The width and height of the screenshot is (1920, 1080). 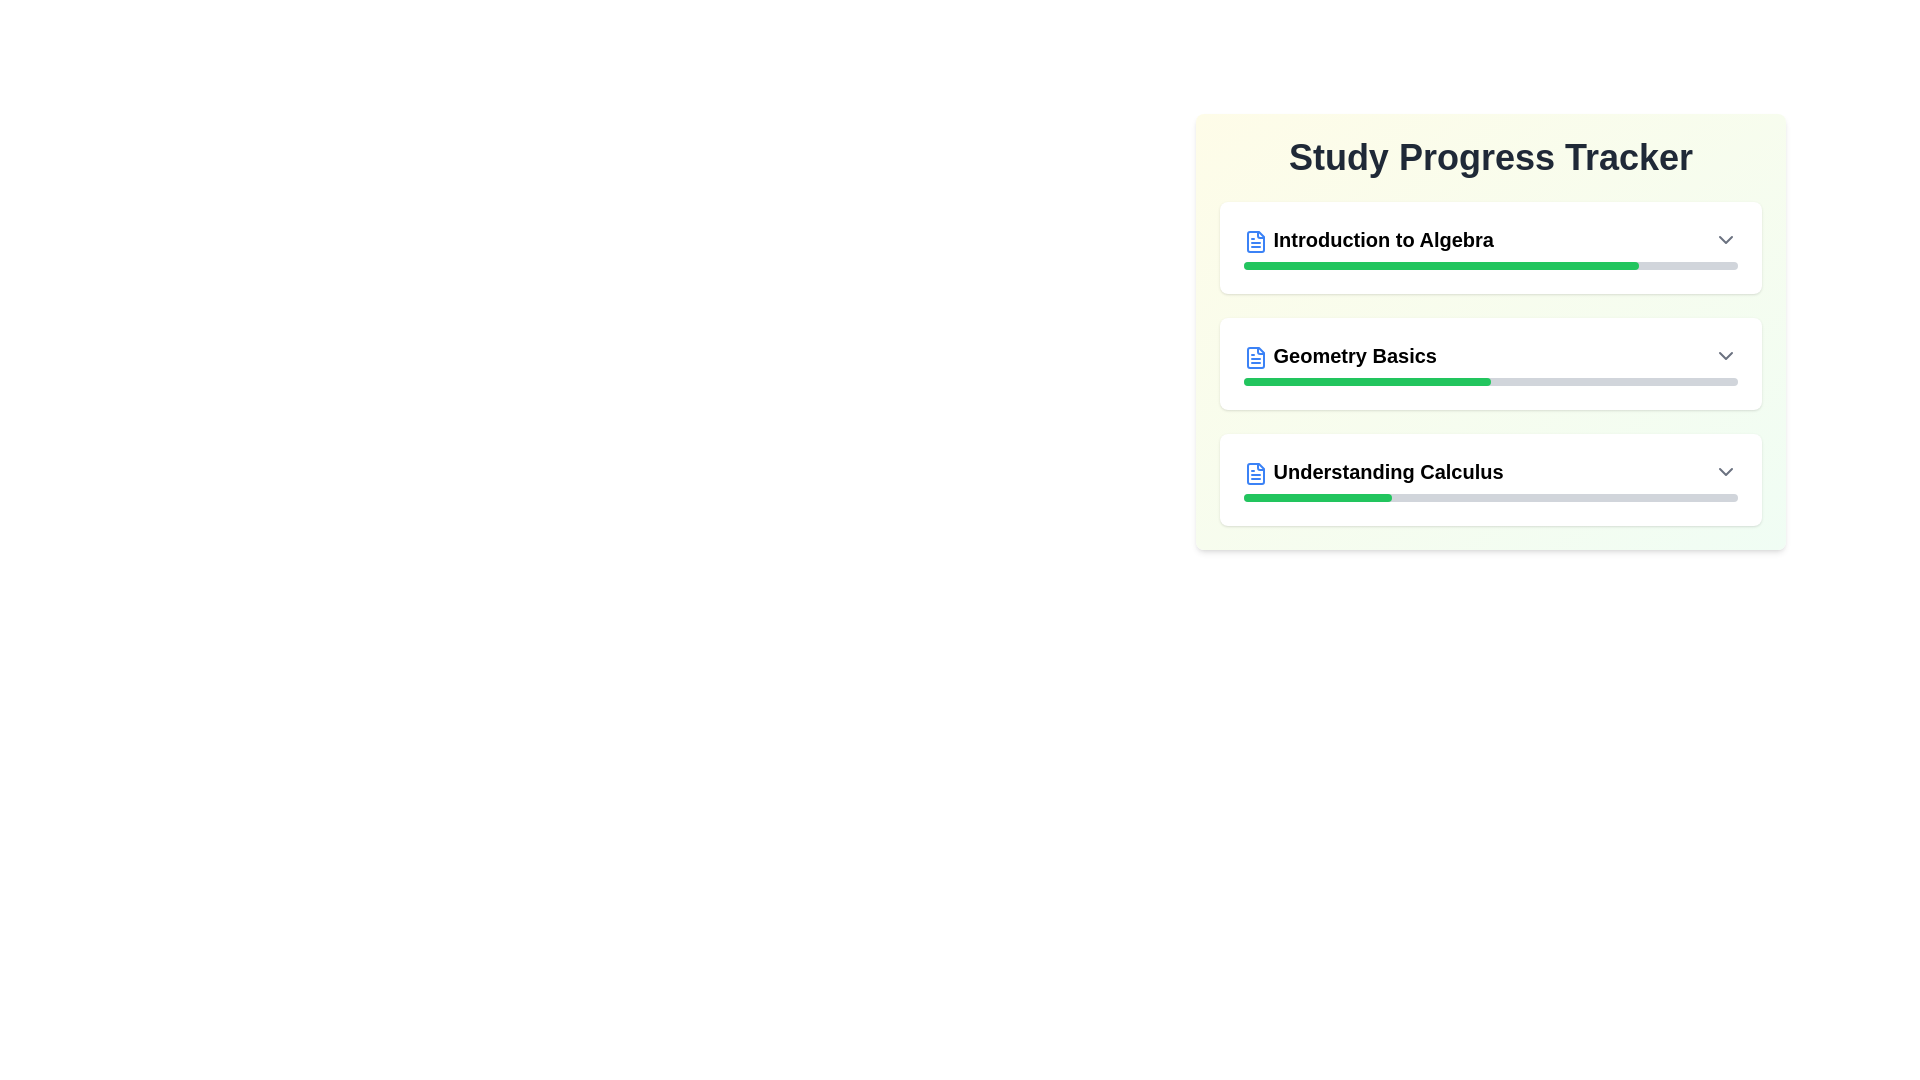 What do you see at coordinates (1318, 496) in the screenshot?
I see `the green fill indicator of the progress bar representing 30% completion in the 'Understanding Calculus' section of the 'Study Progress Tracker'` at bounding box center [1318, 496].